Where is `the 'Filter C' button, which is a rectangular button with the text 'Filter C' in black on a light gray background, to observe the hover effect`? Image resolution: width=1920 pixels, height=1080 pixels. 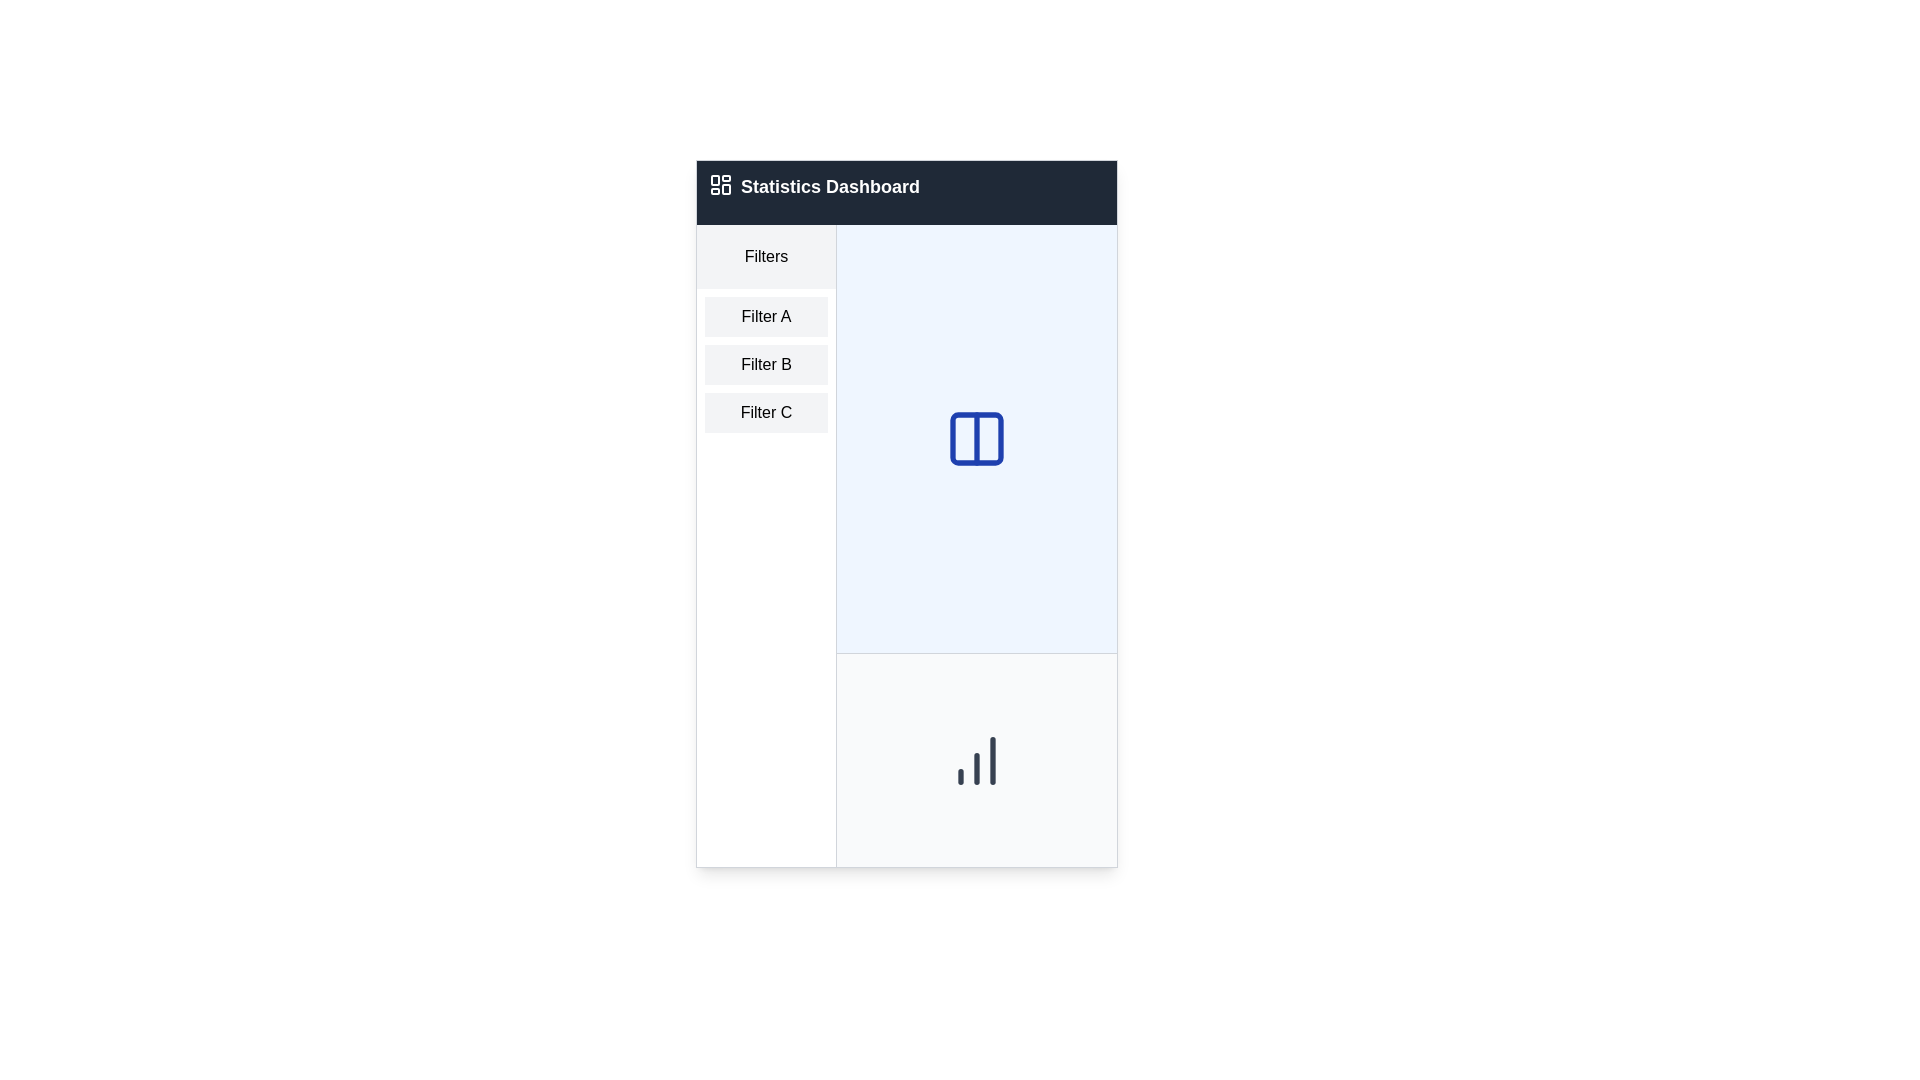
the 'Filter C' button, which is a rectangular button with the text 'Filter C' in black on a light gray background, to observe the hover effect is located at coordinates (765, 411).